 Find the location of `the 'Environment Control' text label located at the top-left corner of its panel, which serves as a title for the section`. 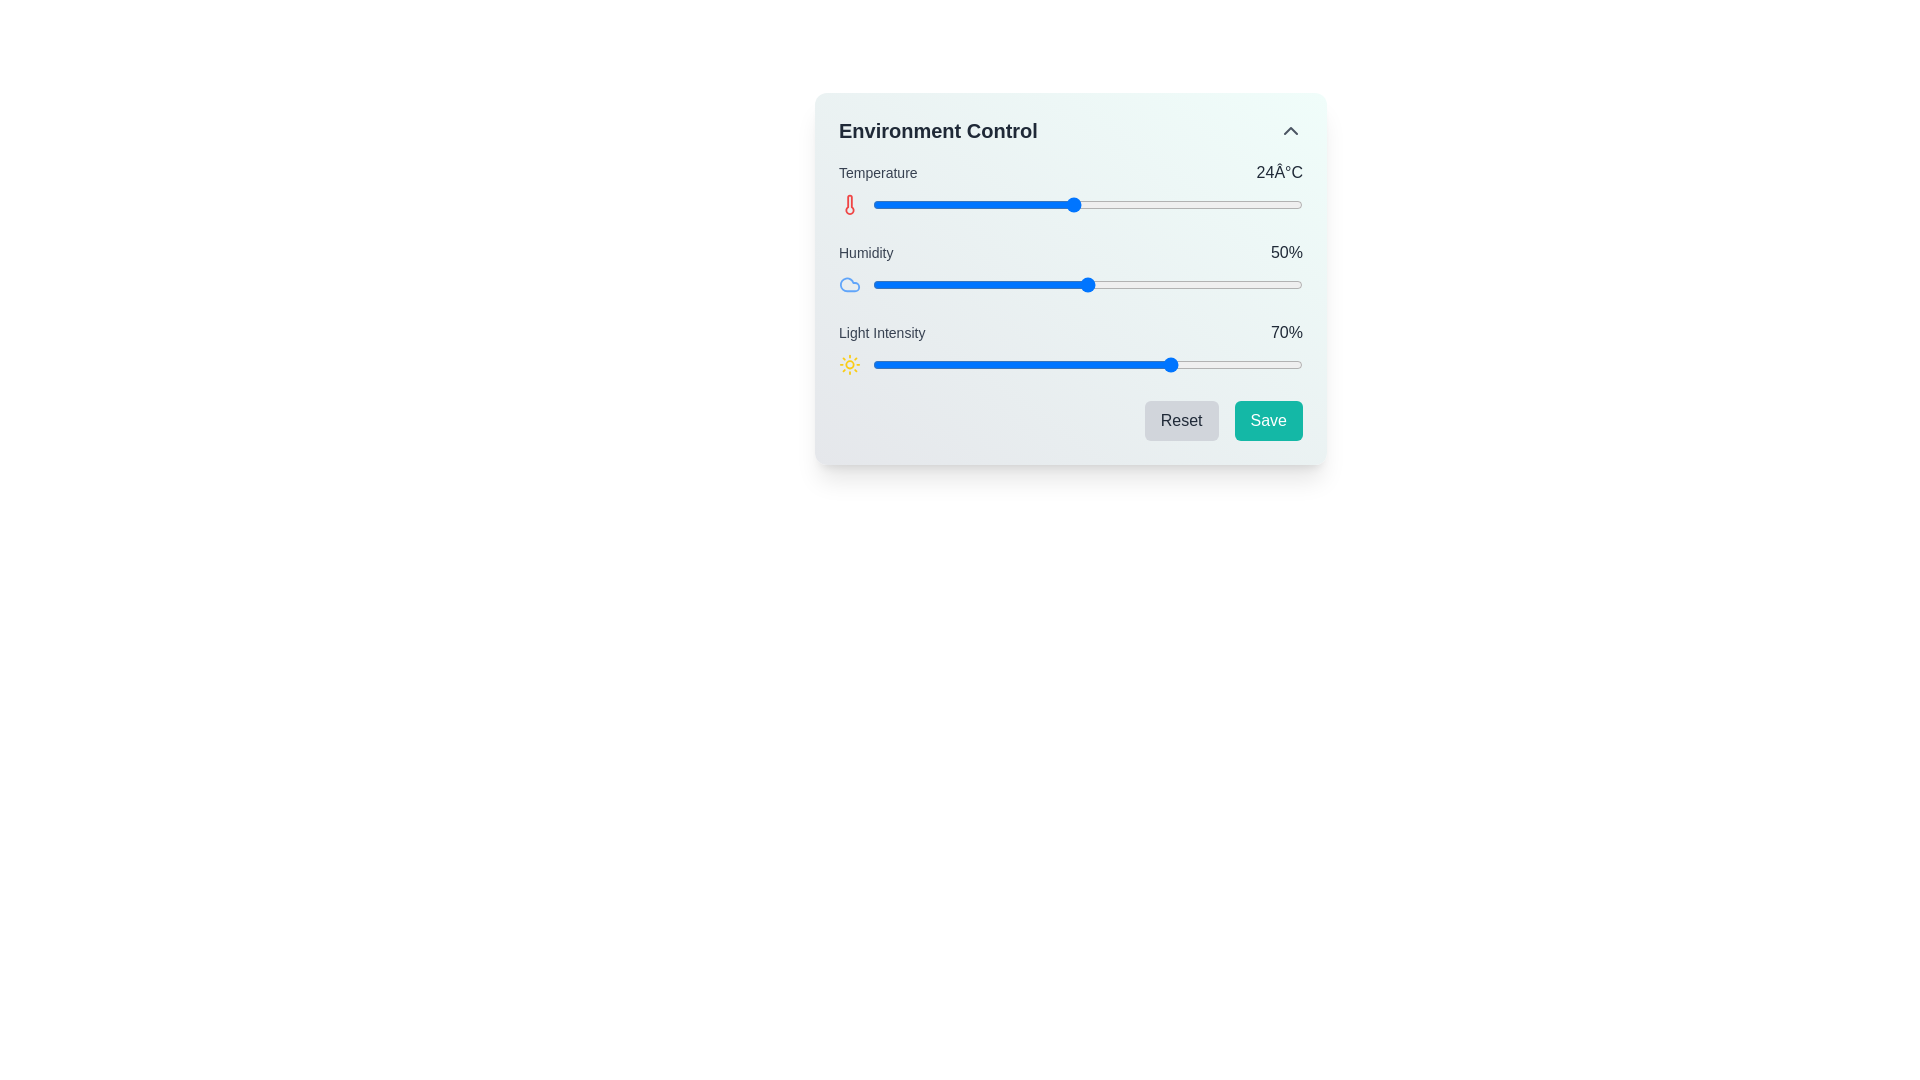

the 'Environment Control' text label located at the top-left corner of its panel, which serves as a title for the section is located at coordinates (937, 131).